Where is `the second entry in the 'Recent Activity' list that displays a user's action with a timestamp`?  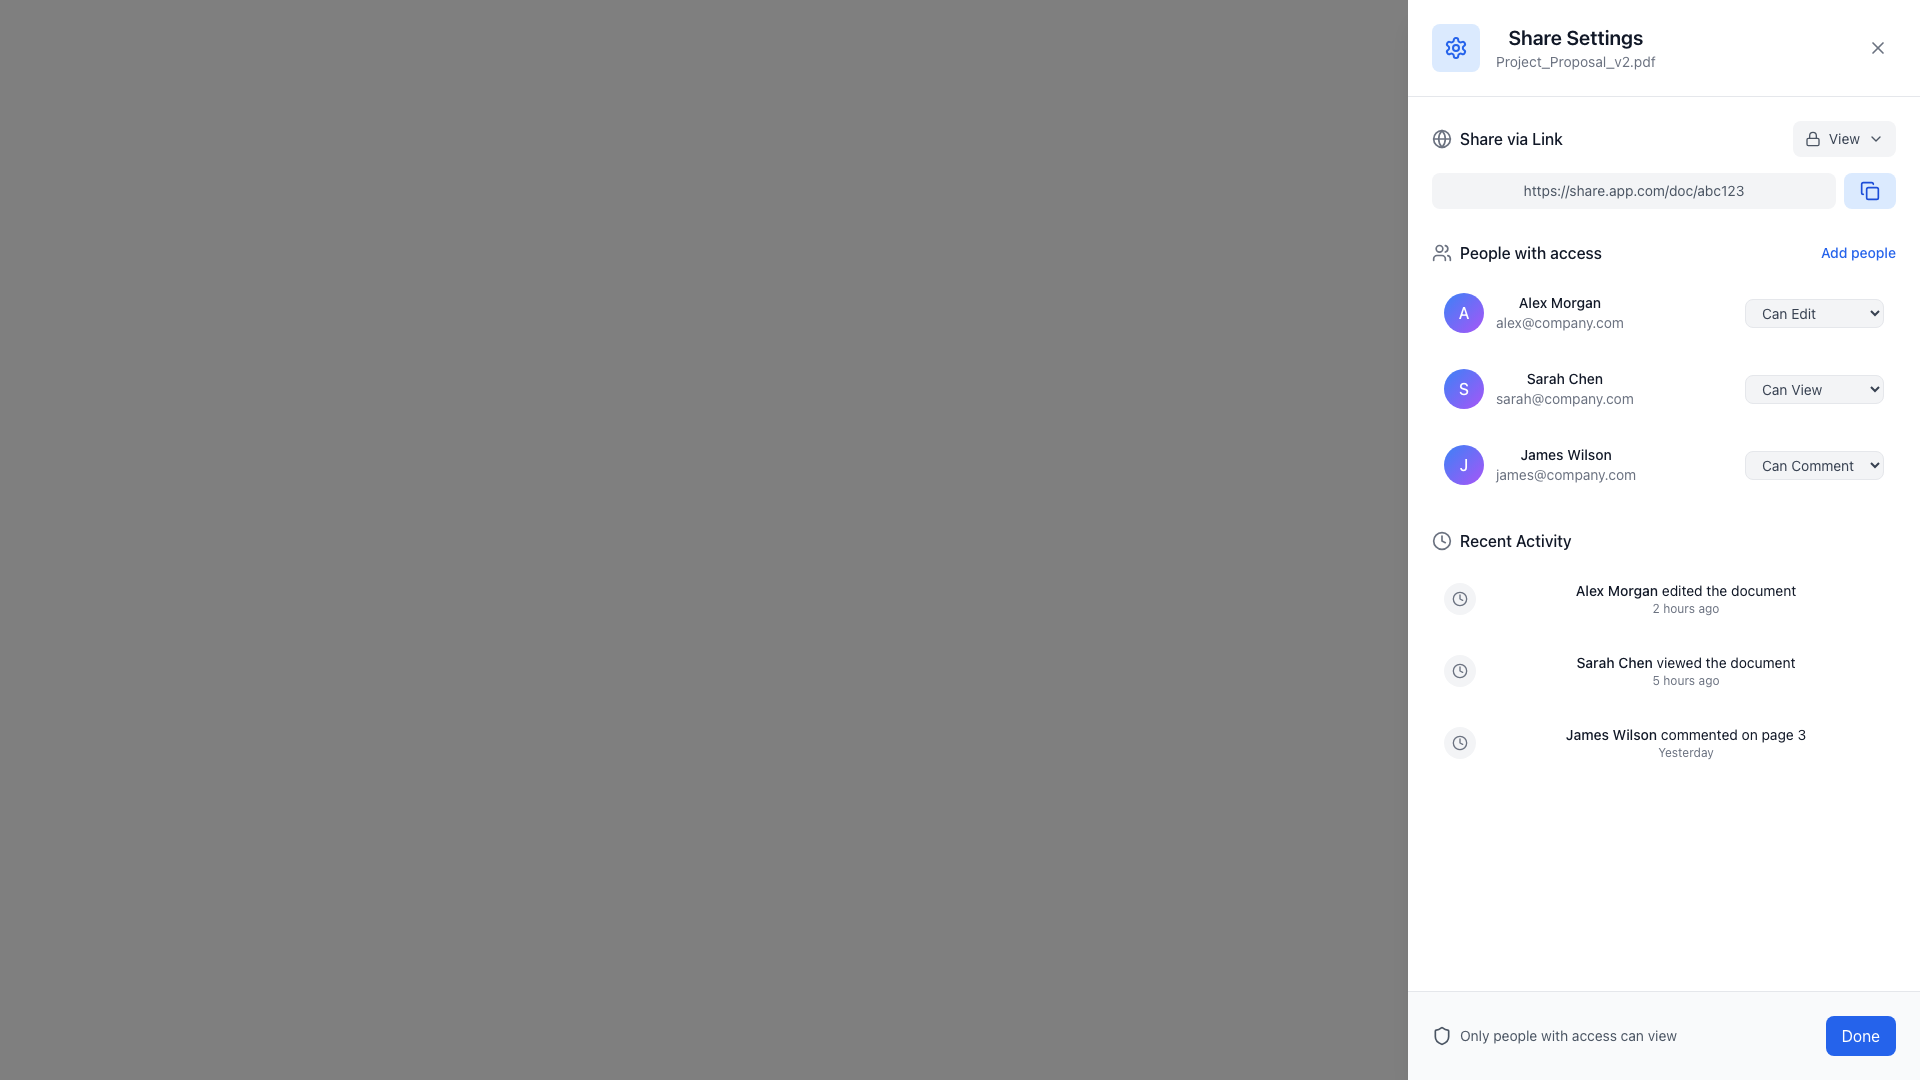
the second entry in the 'Recent Activity' list that displays a user's action with a timestamp is located at coordinates (1664, 671).